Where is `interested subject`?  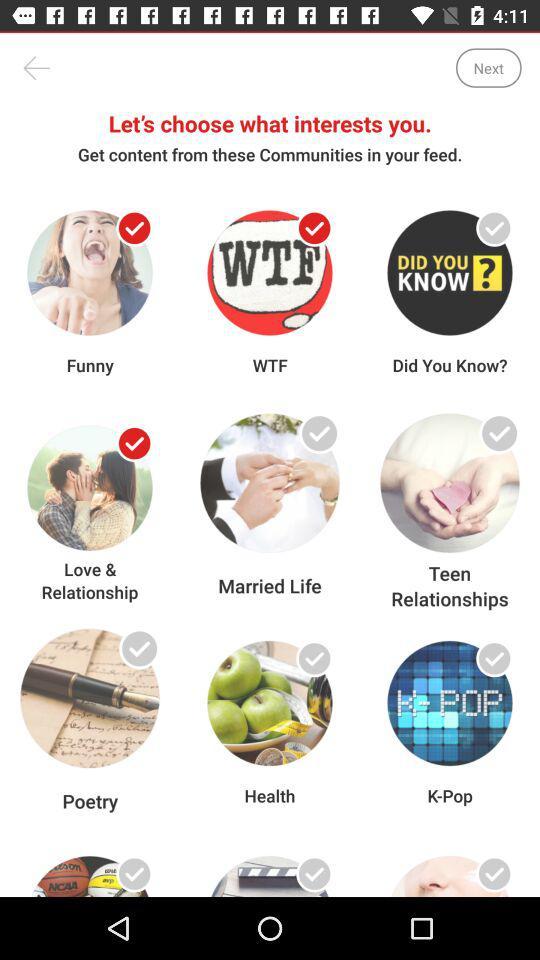 interested subject is located at coordinates (134, 657).